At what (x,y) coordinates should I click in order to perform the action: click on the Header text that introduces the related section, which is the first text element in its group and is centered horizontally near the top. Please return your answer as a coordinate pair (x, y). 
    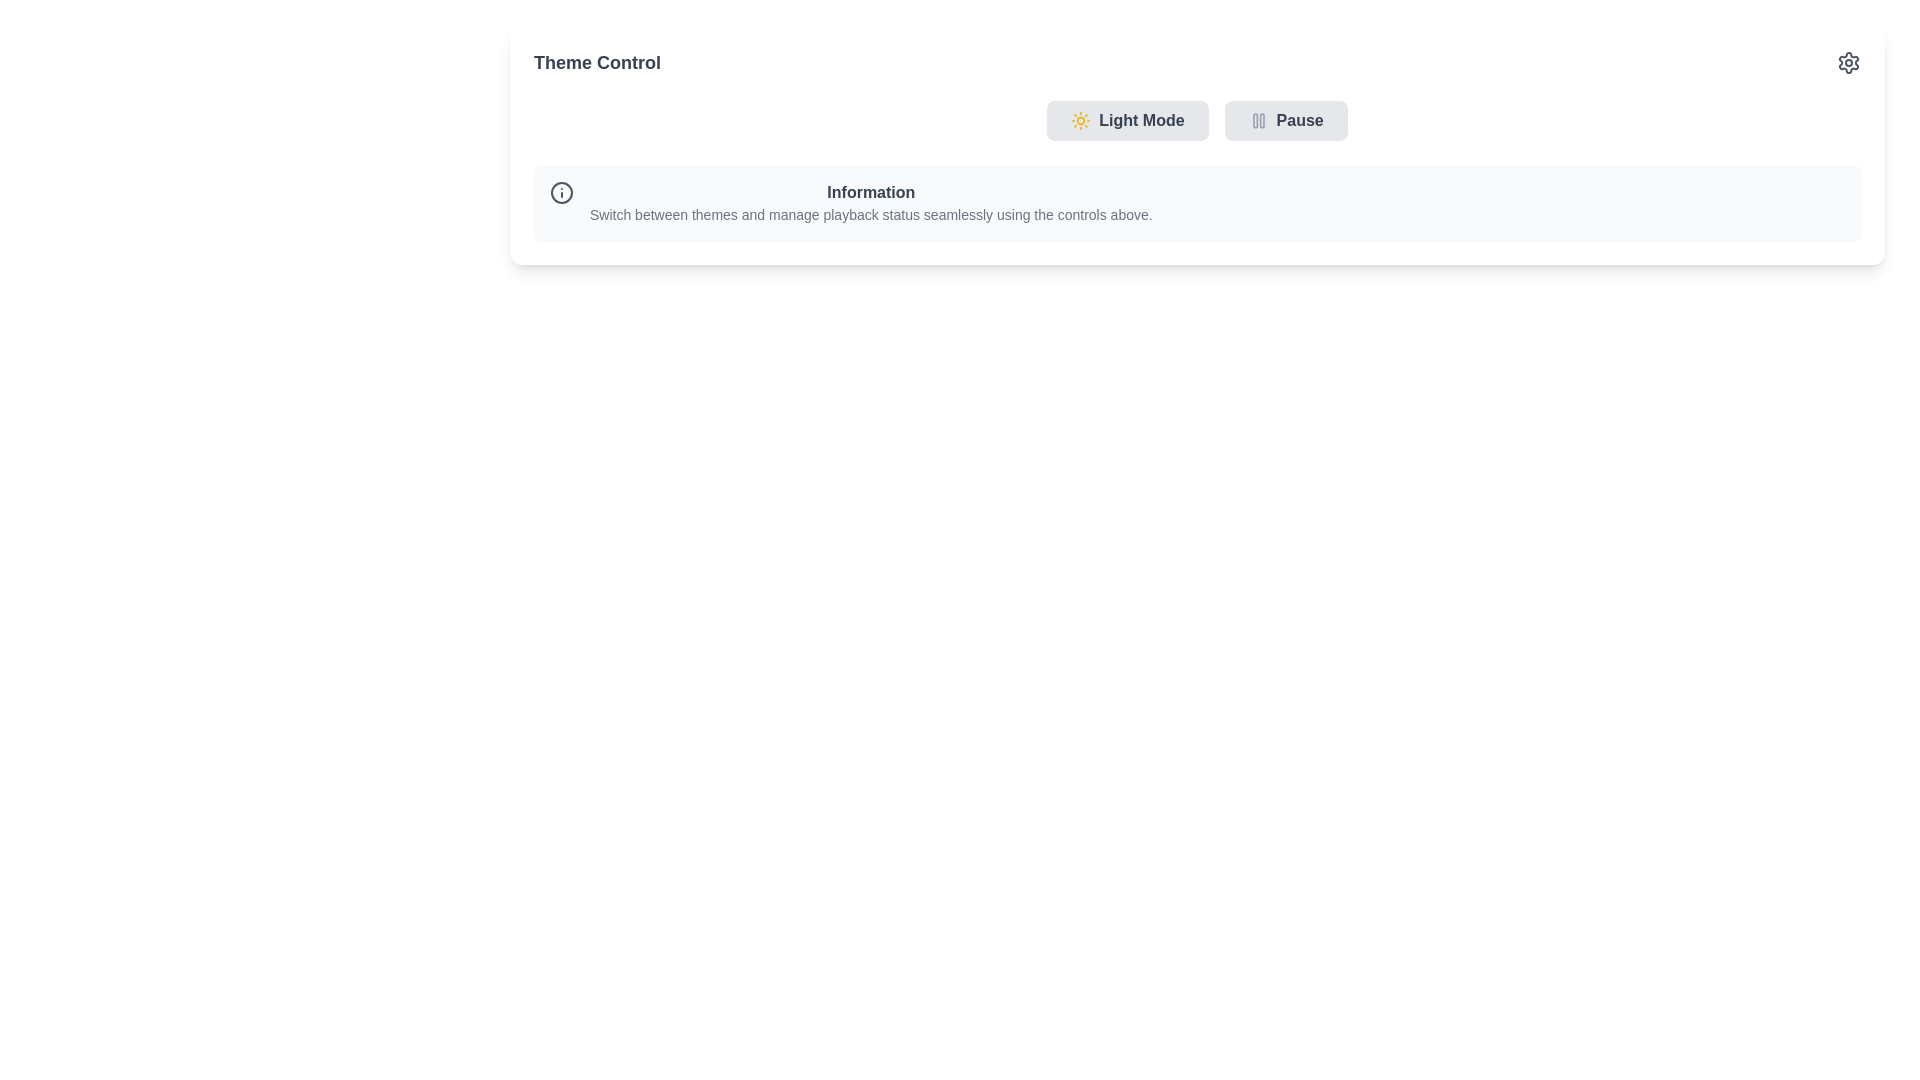
    Looking at the image, I should click on (871, 192).